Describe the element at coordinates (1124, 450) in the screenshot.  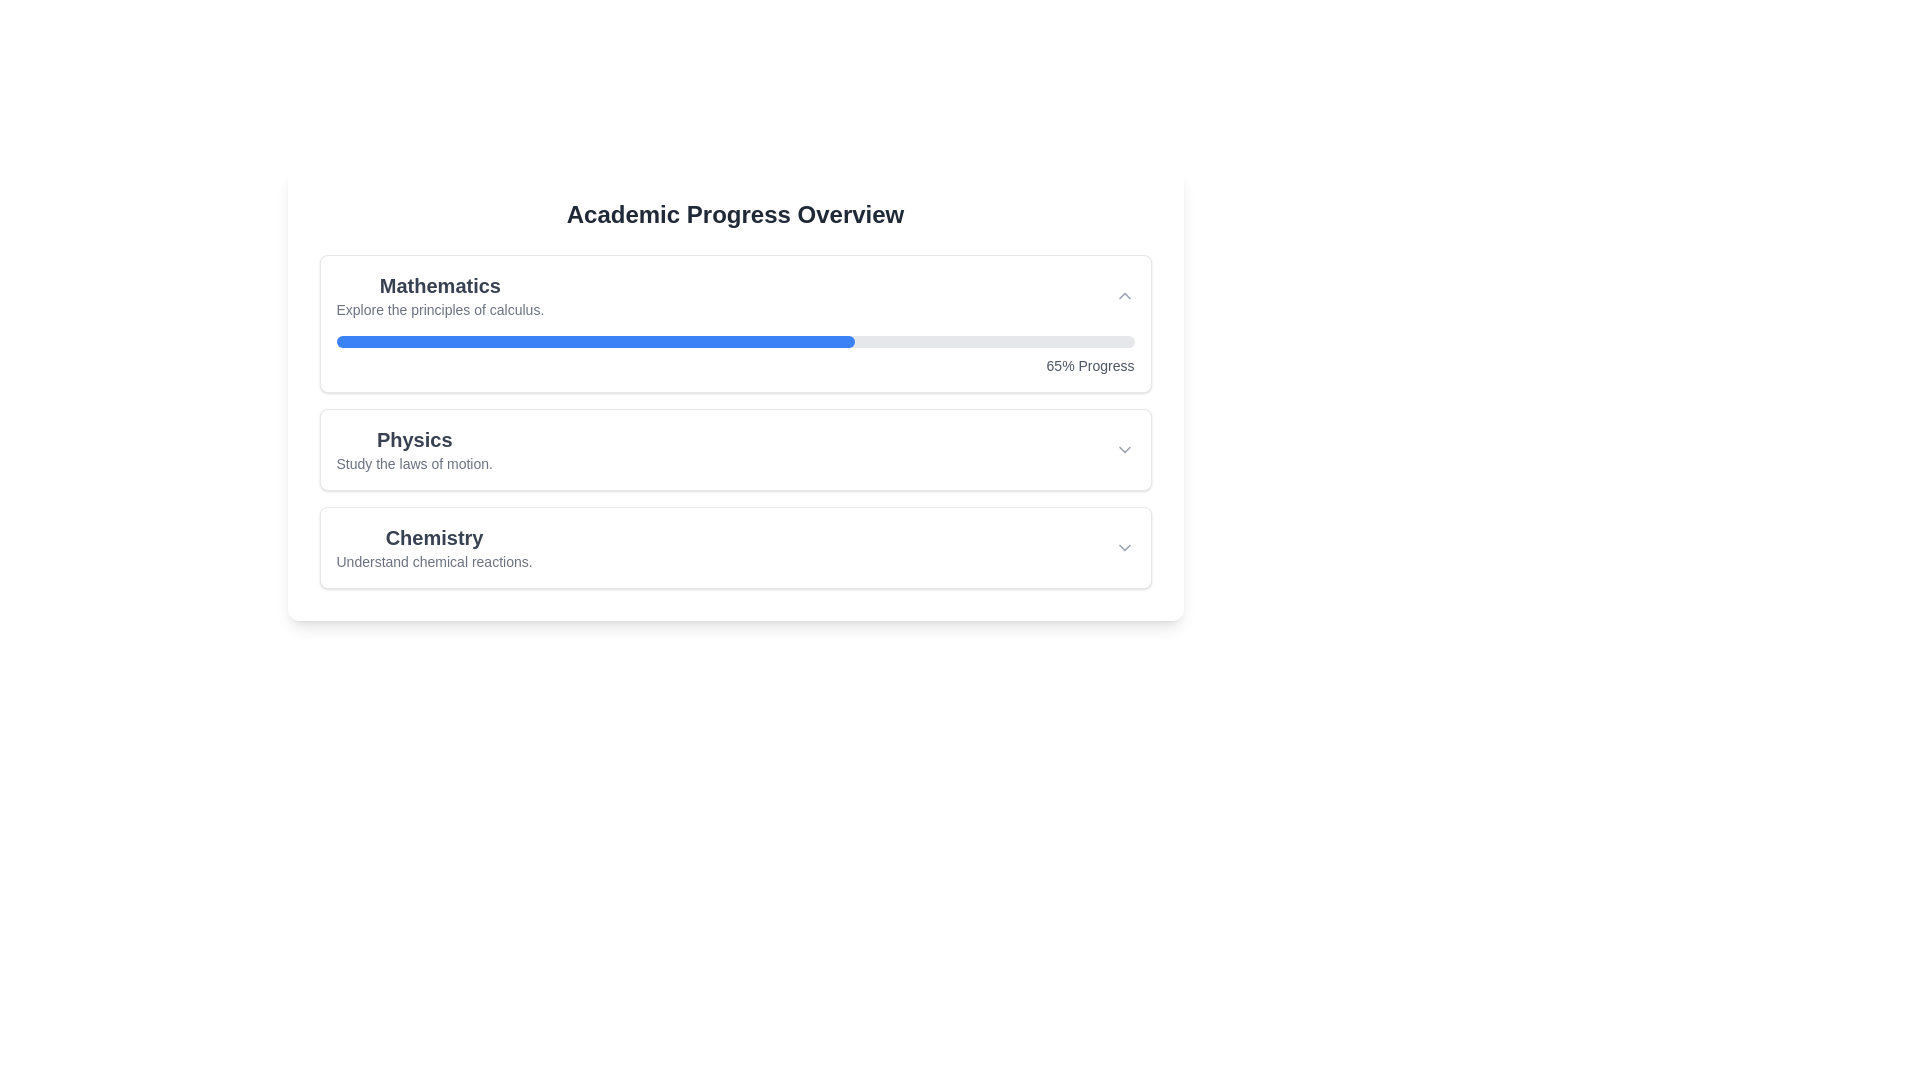
I see `the dropdown indicator icon button, represented by a downward-facing chevron located in the second card of the 'Physics' content block` at that location.